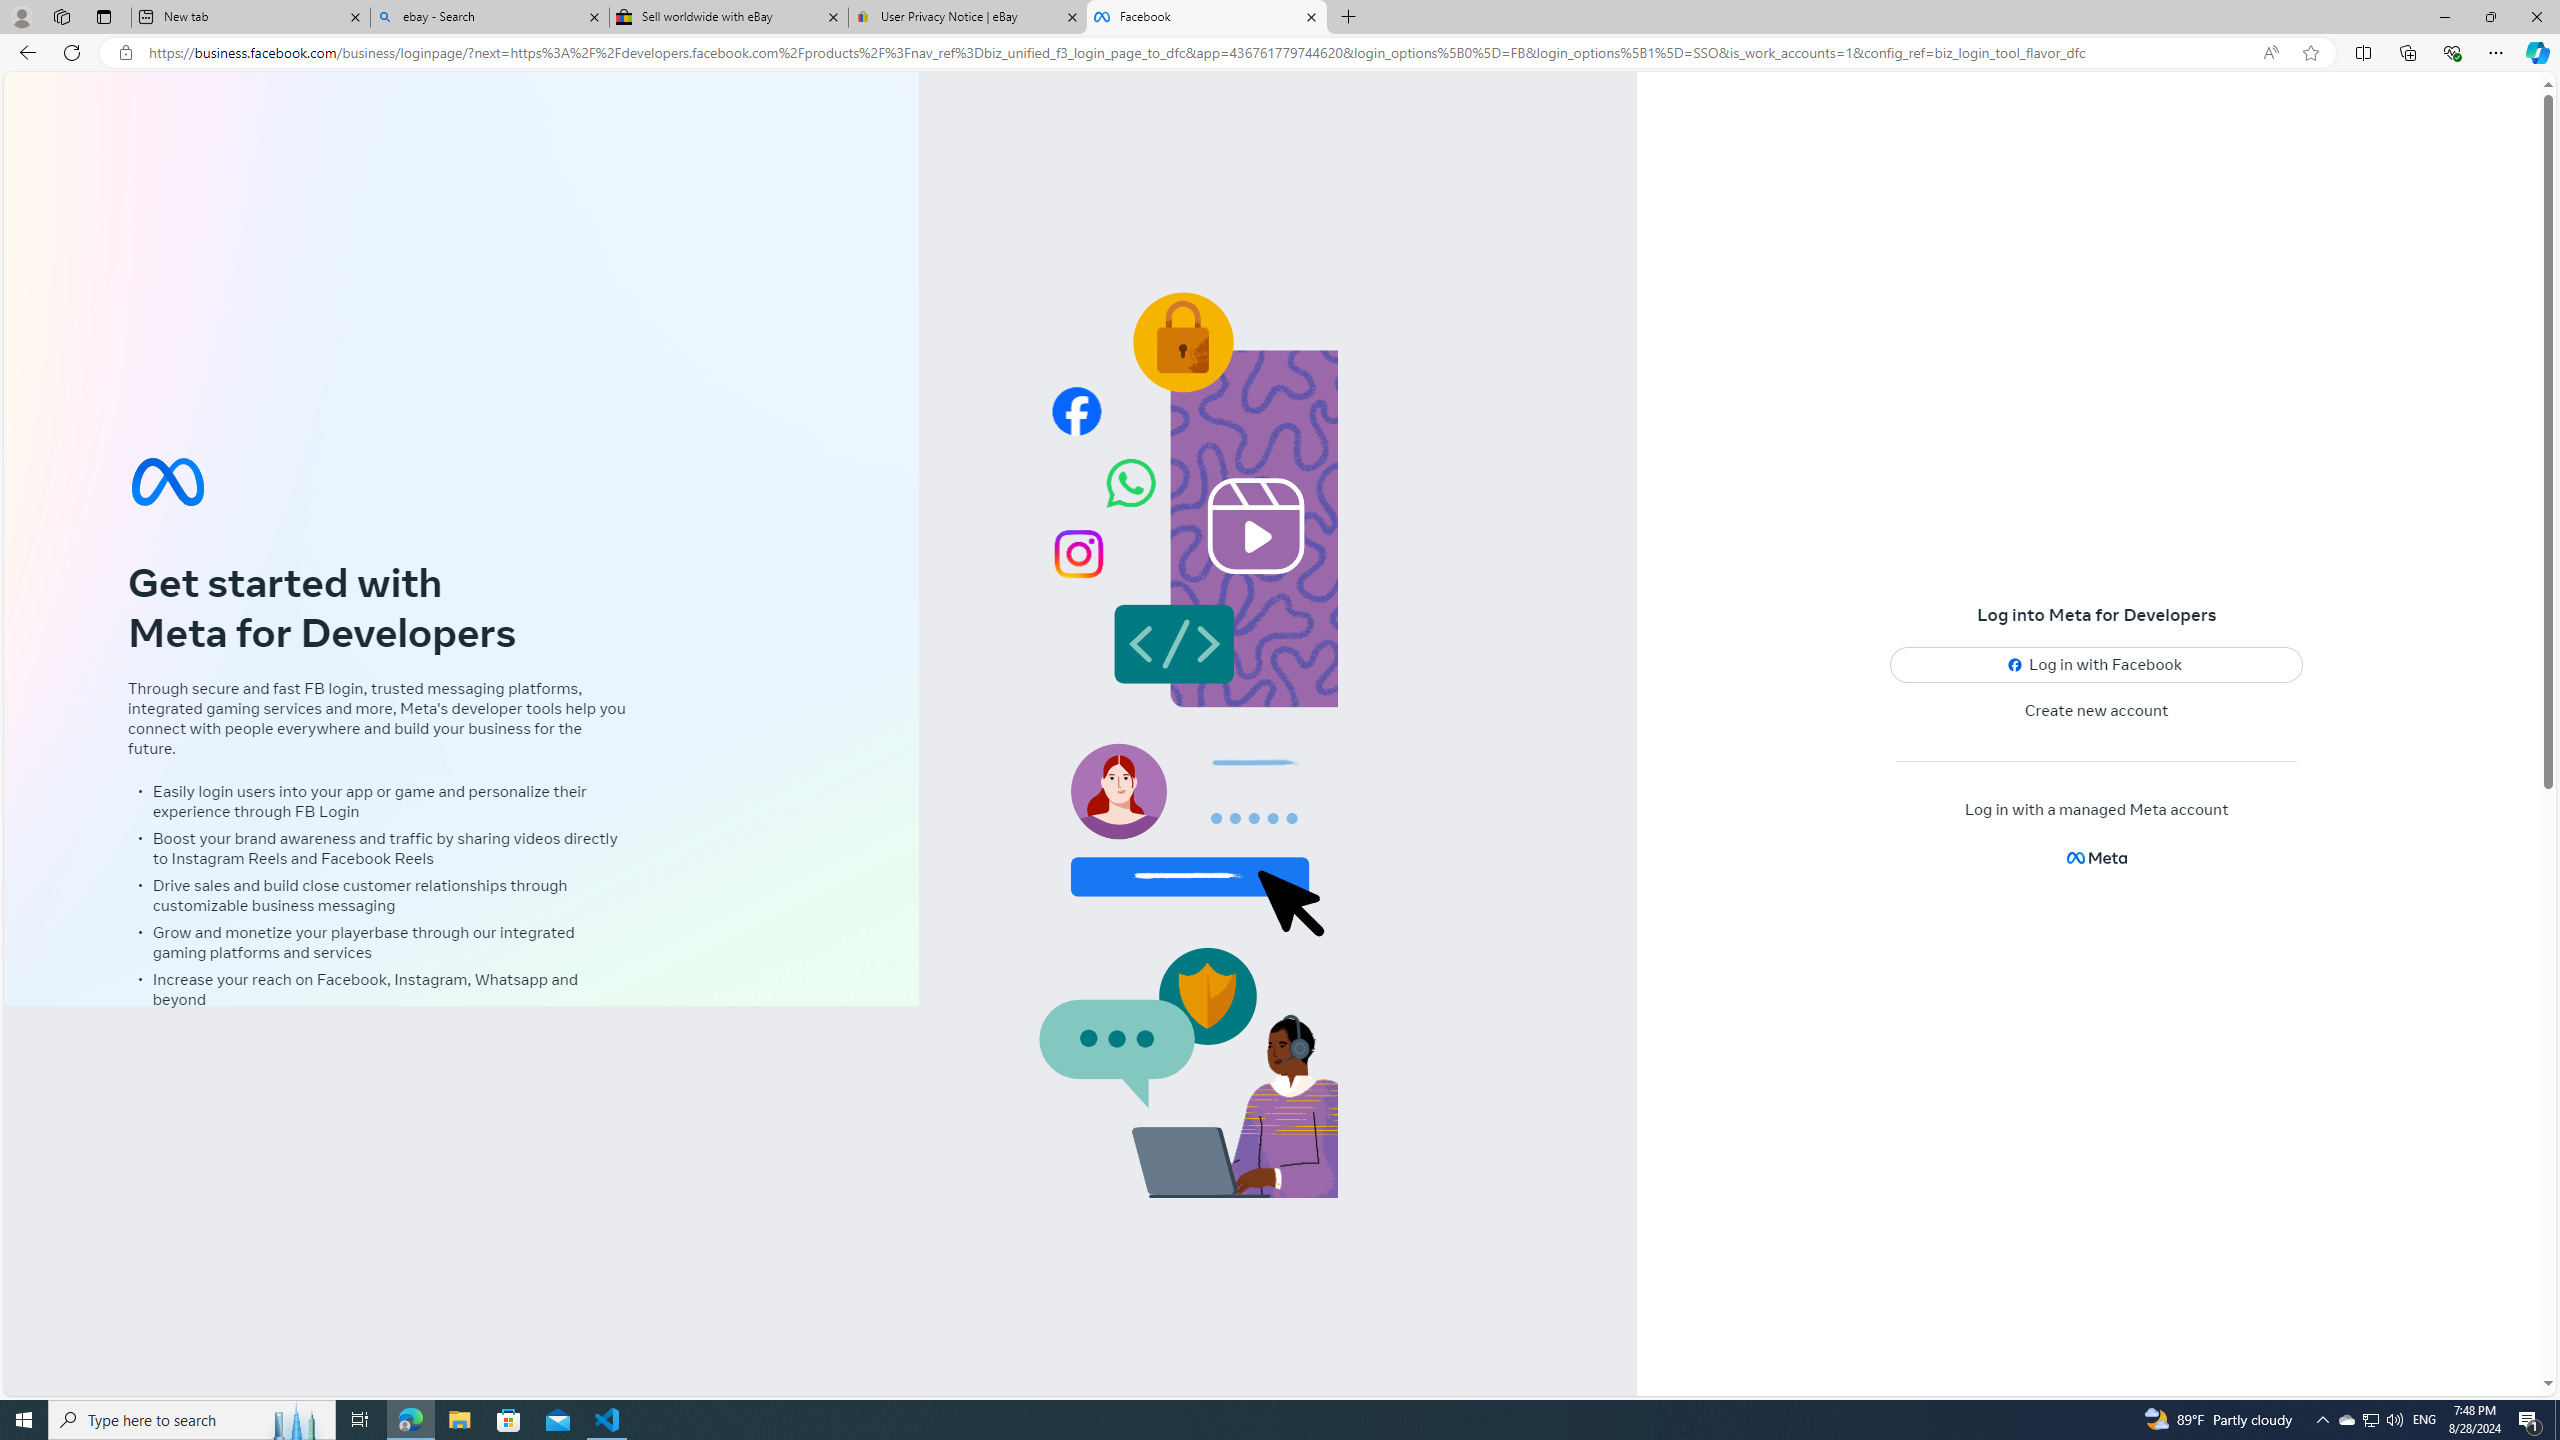  I want to click on 'Log in with a managed Meta account', so click(2095, 809).